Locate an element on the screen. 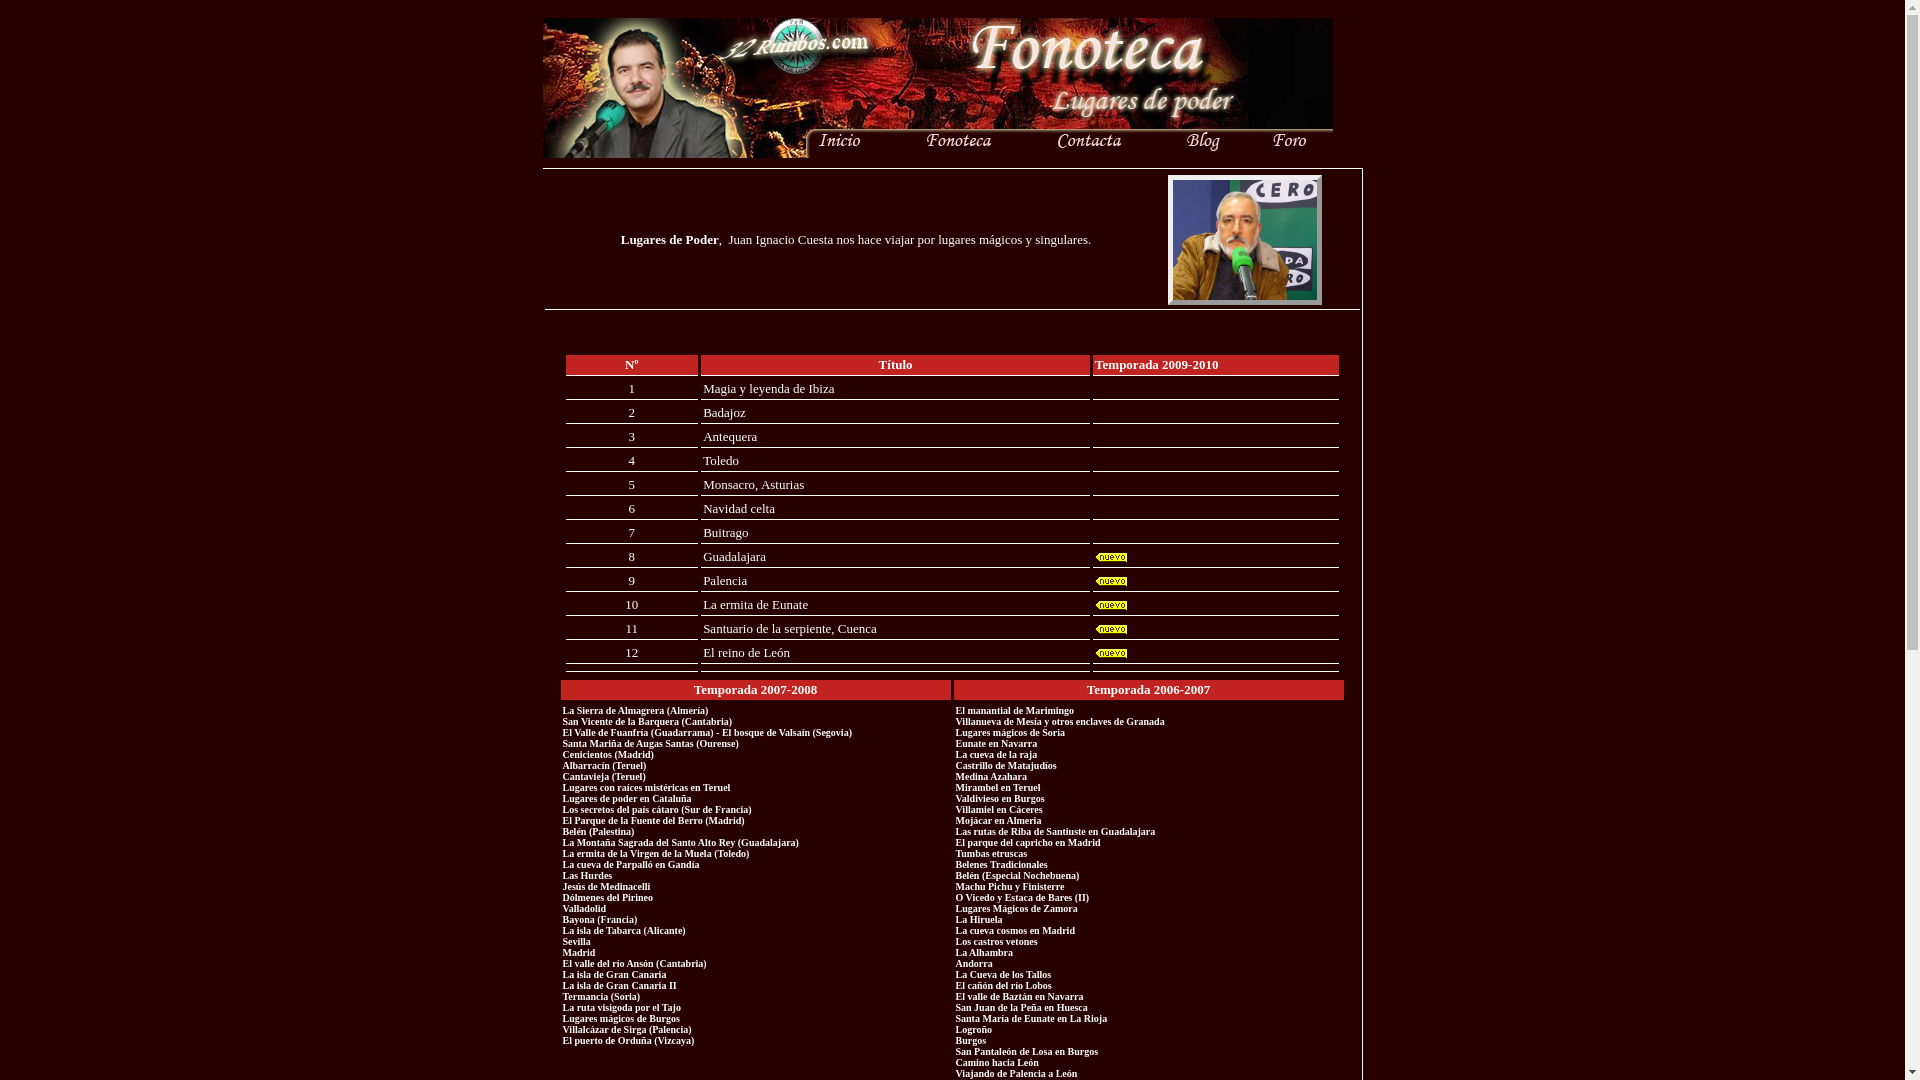  'La isla de Tabarca (Alicante) ' is located at coordinates (623, 930).